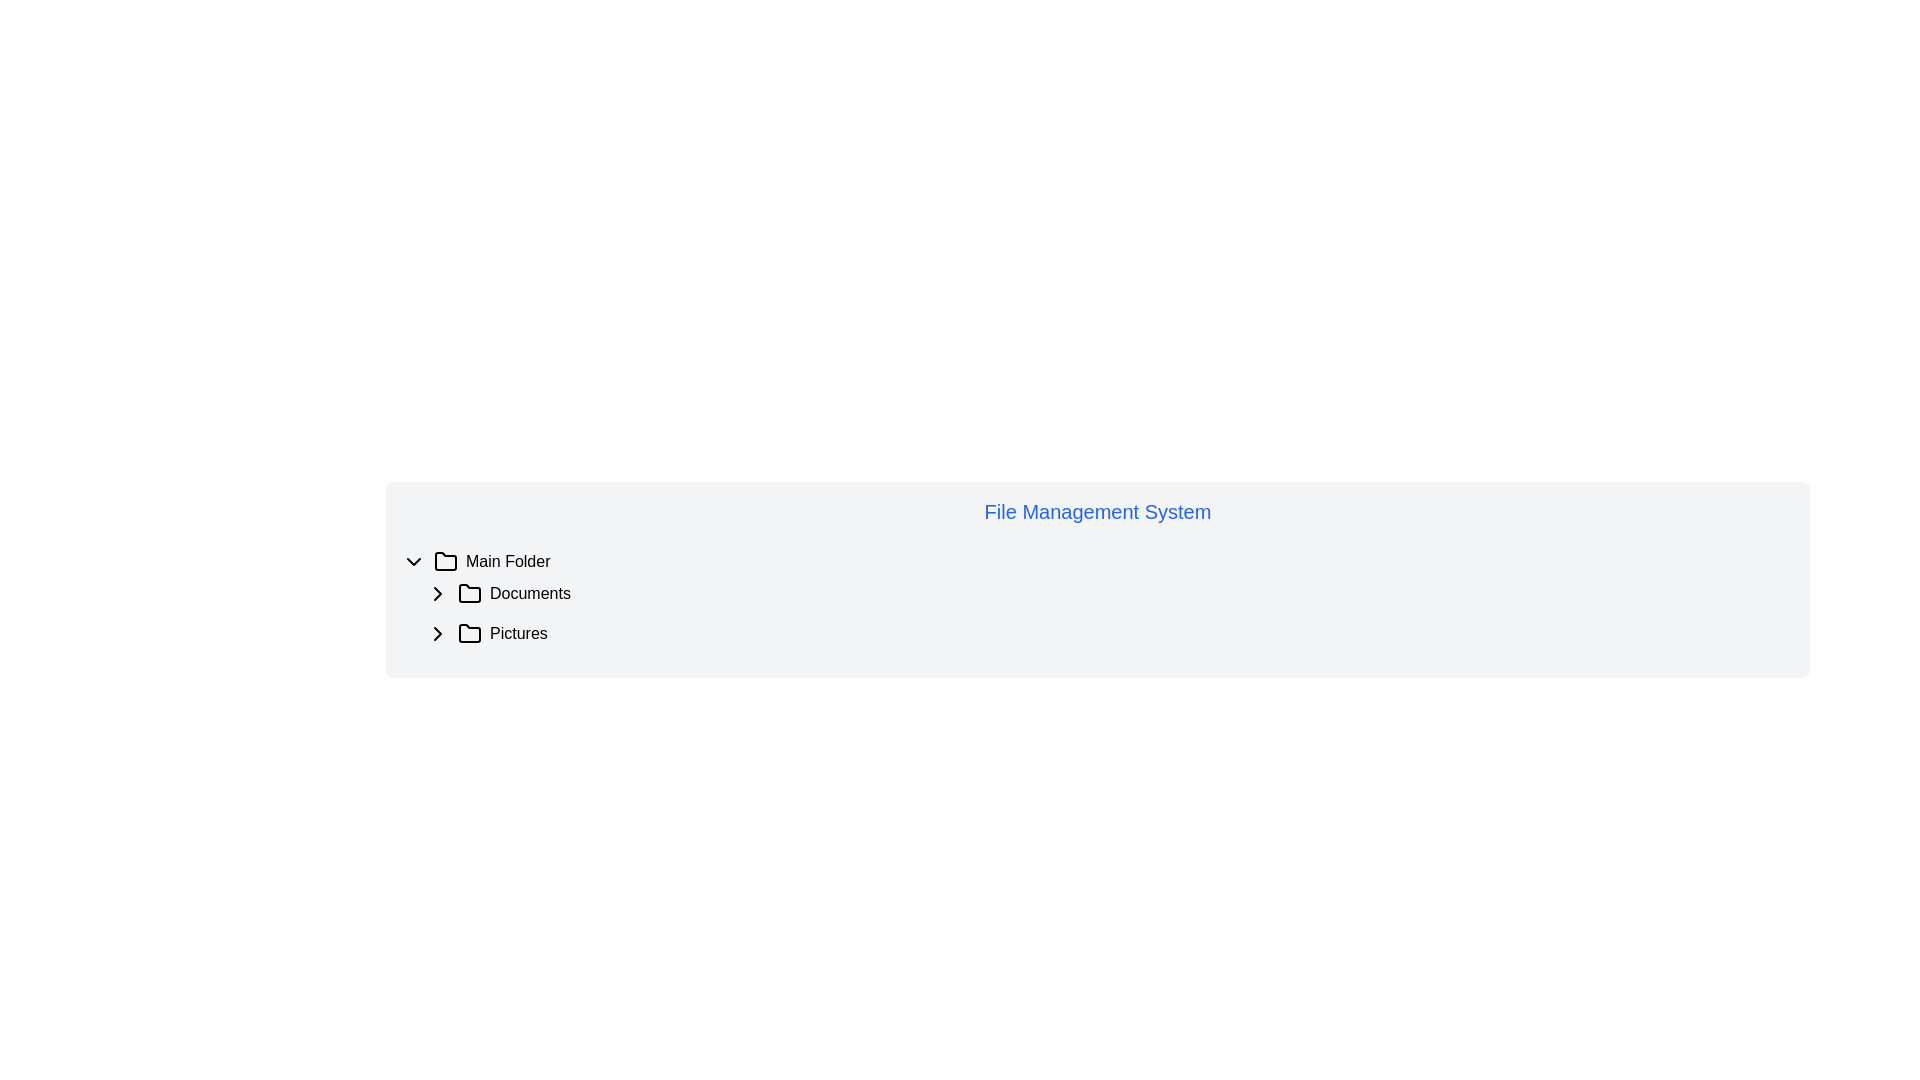 This screenshot has height=1080, width=1920. I want to click on the 'Documents' folder item, which is the second item, so click(514, 593).